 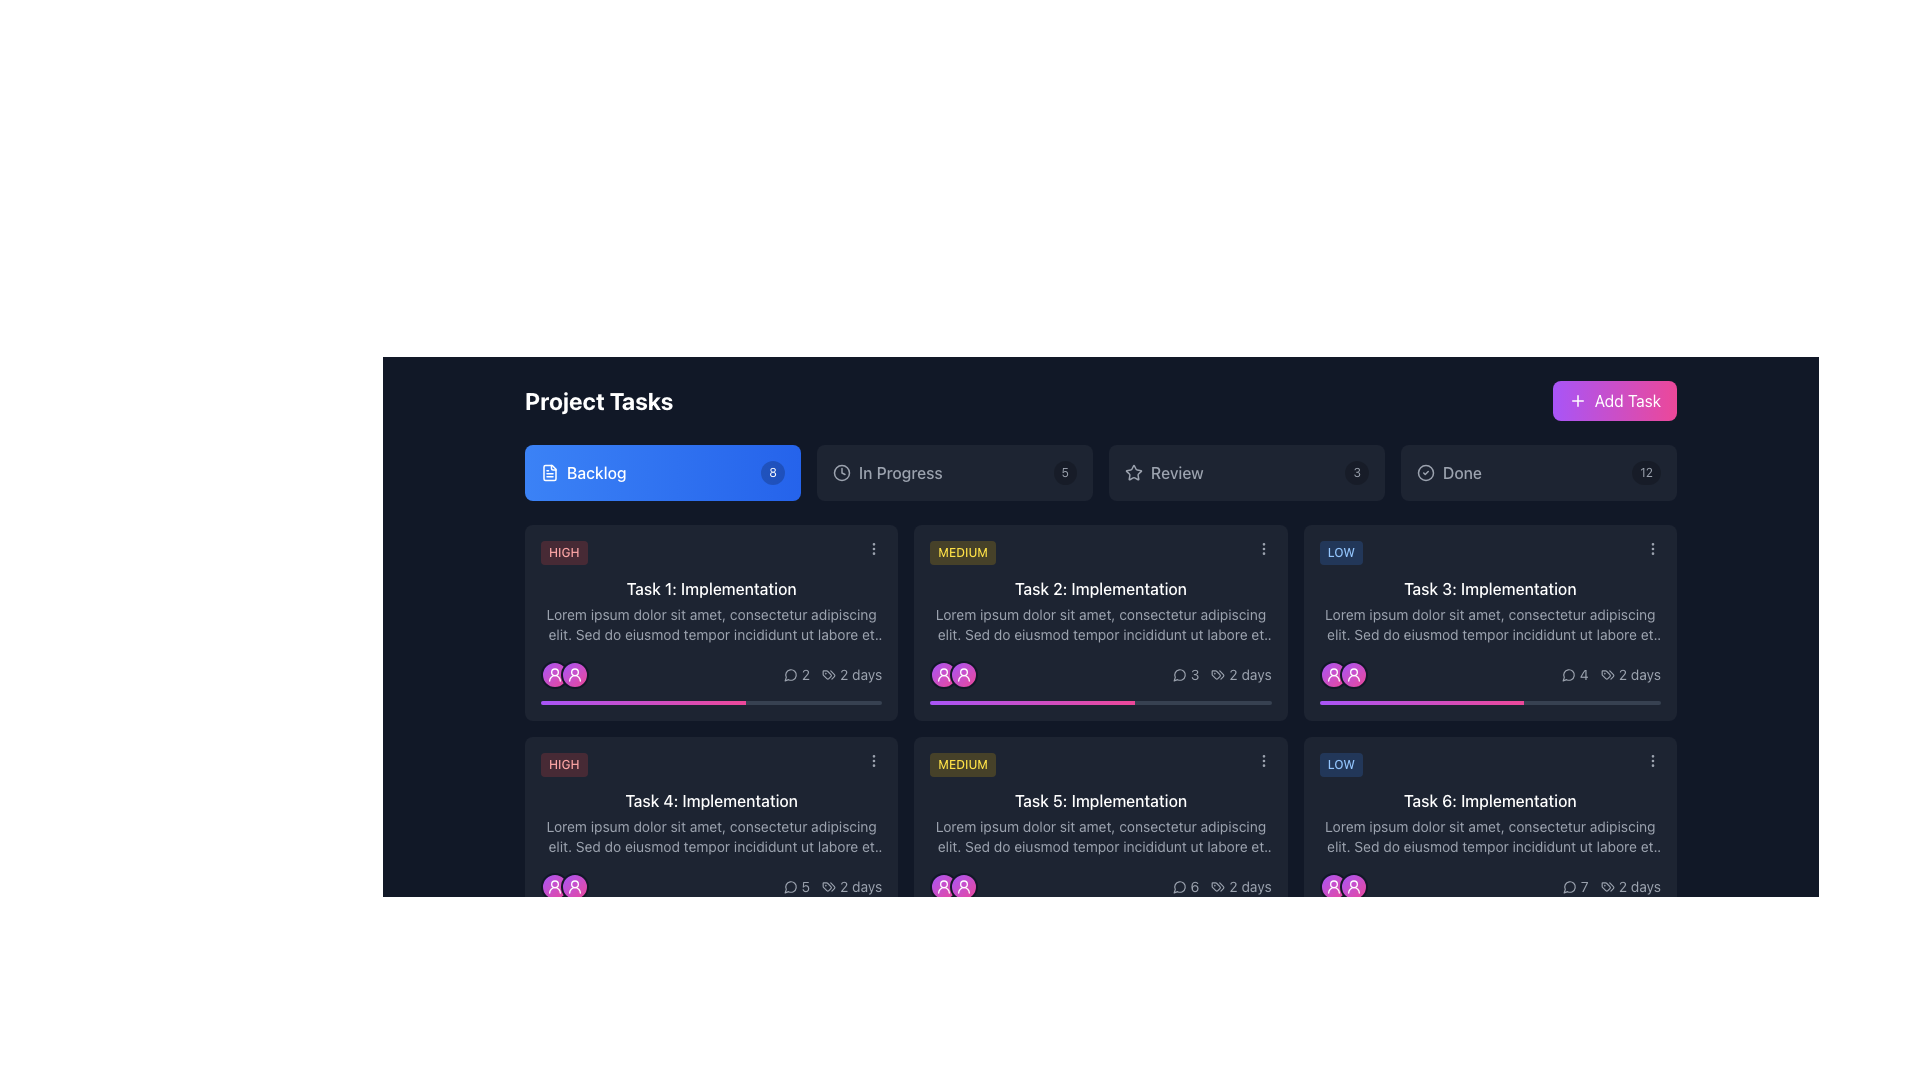 I want to click on the 'Done' text label located on the far right of the horizontal menu bar, which includes a circular checkmark icon to its left and a count indicator to its right, so click(x=1462, y=473).